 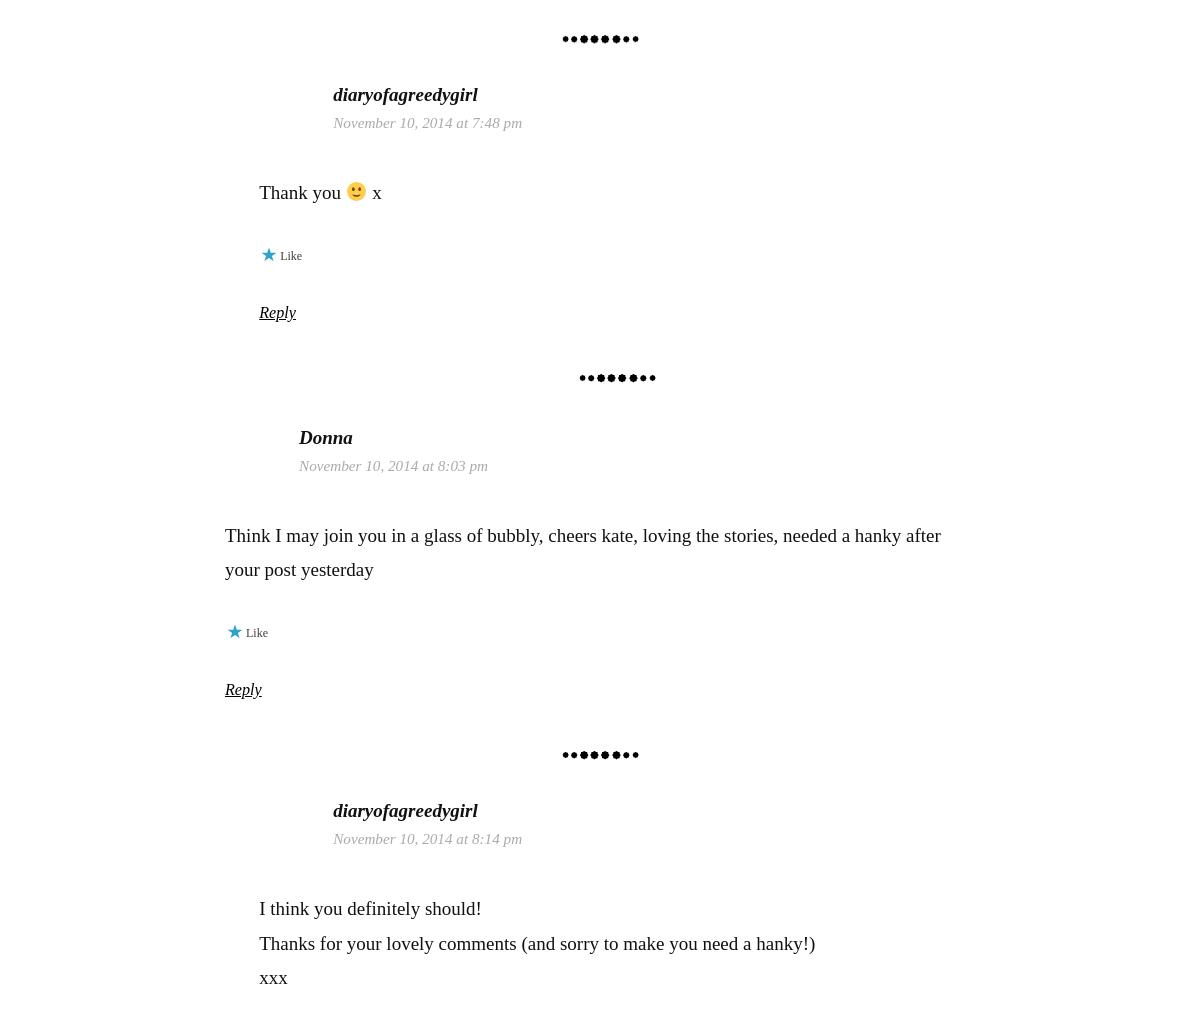 I want to click on 'Thanks for your lovely comments (and sorry to make you need a hanky!)', so click(x=536, y=942).